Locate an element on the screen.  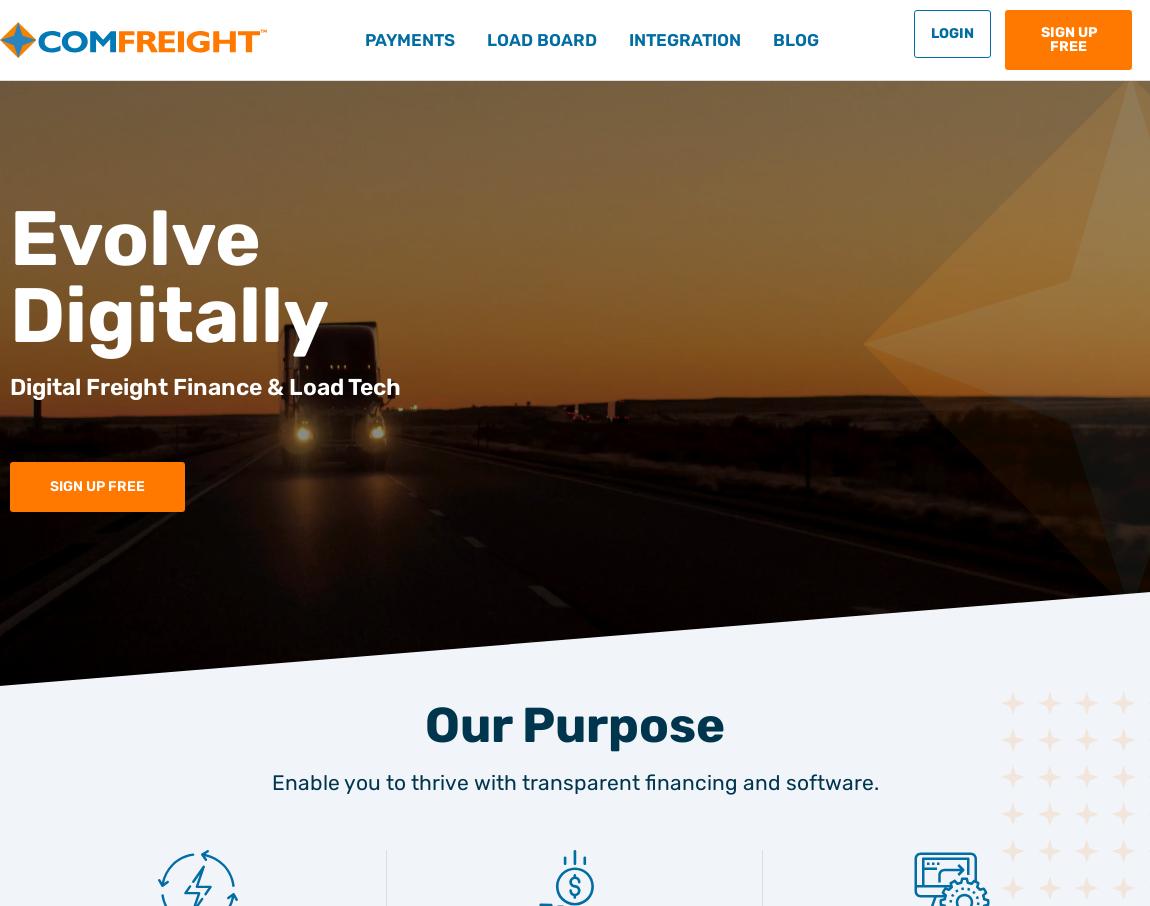
'Enable you to thrive with transparent financing and software.' is located at coordinates (574, 782).